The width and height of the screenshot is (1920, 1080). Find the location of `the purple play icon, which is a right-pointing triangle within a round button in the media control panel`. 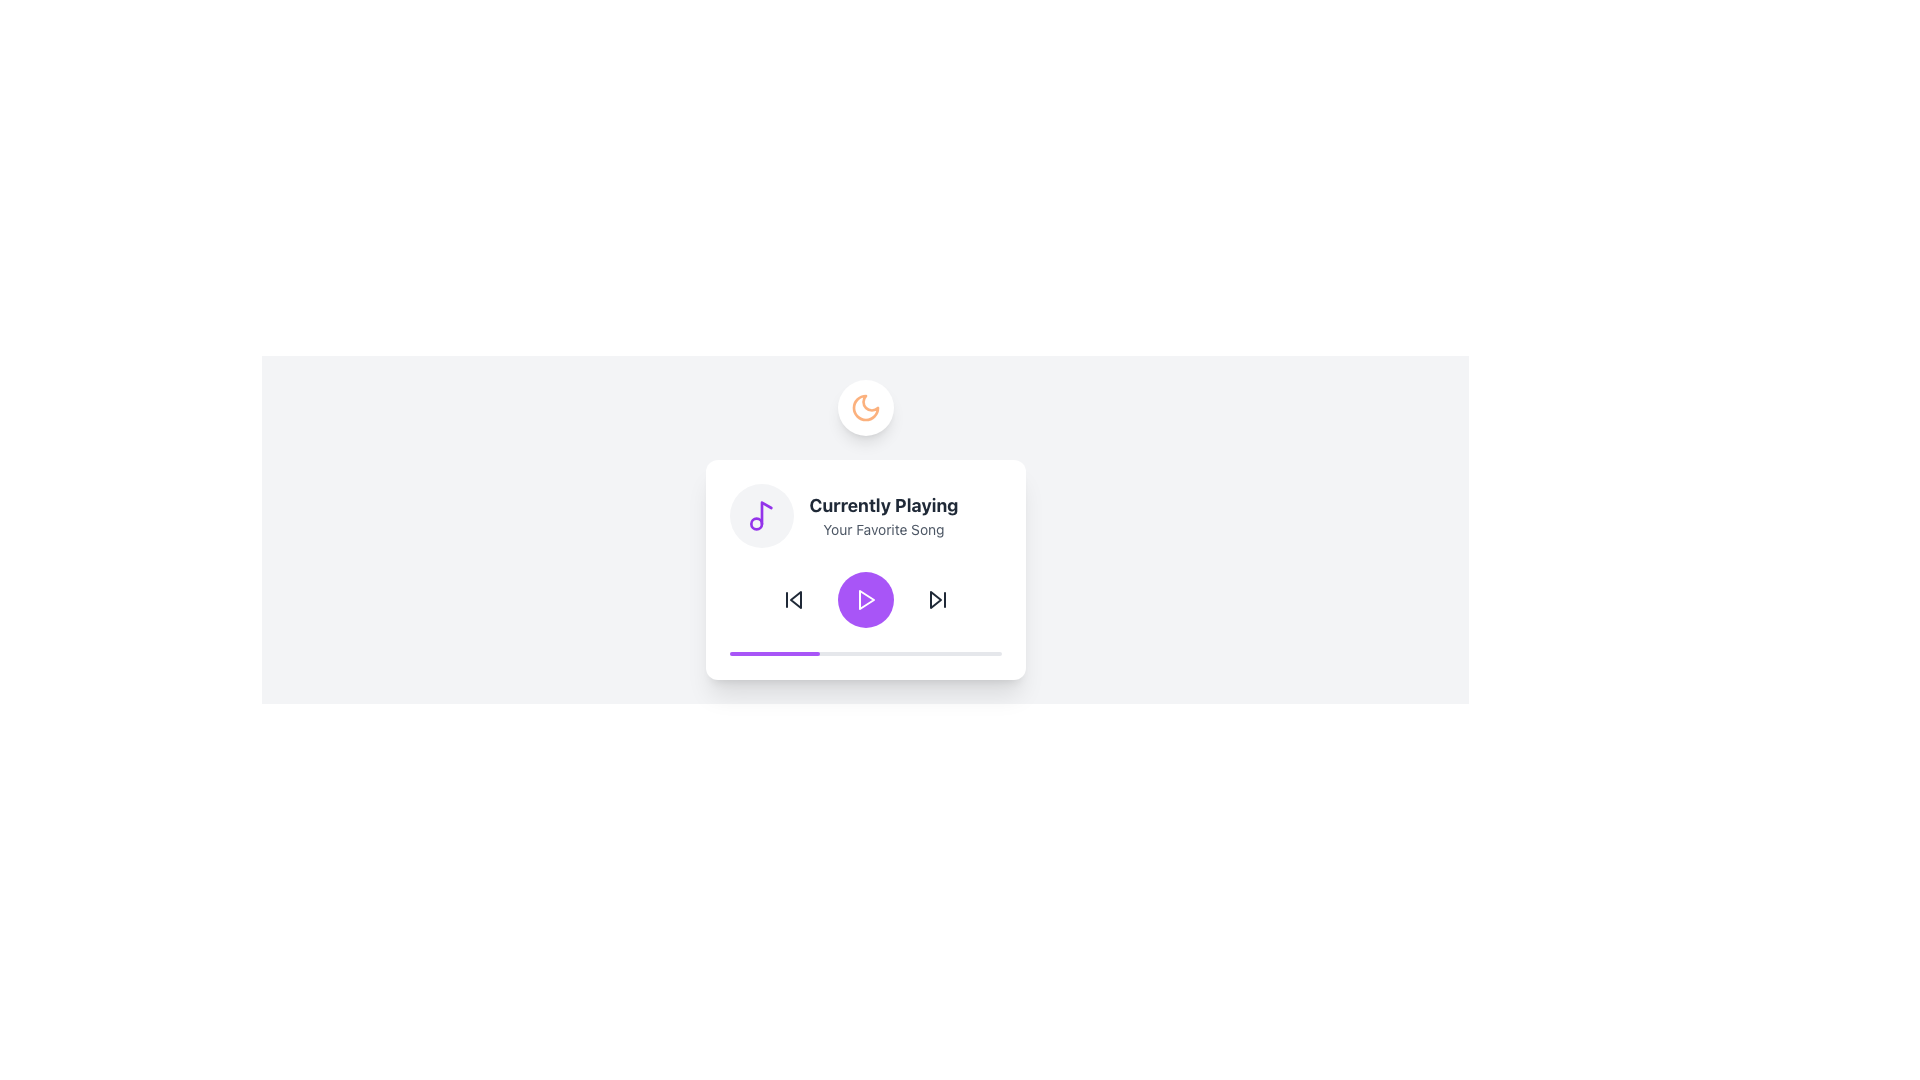

the purple play icon, which is a right-pointing triangle within a round button in the media control panel is located at coordinates (866, 599).